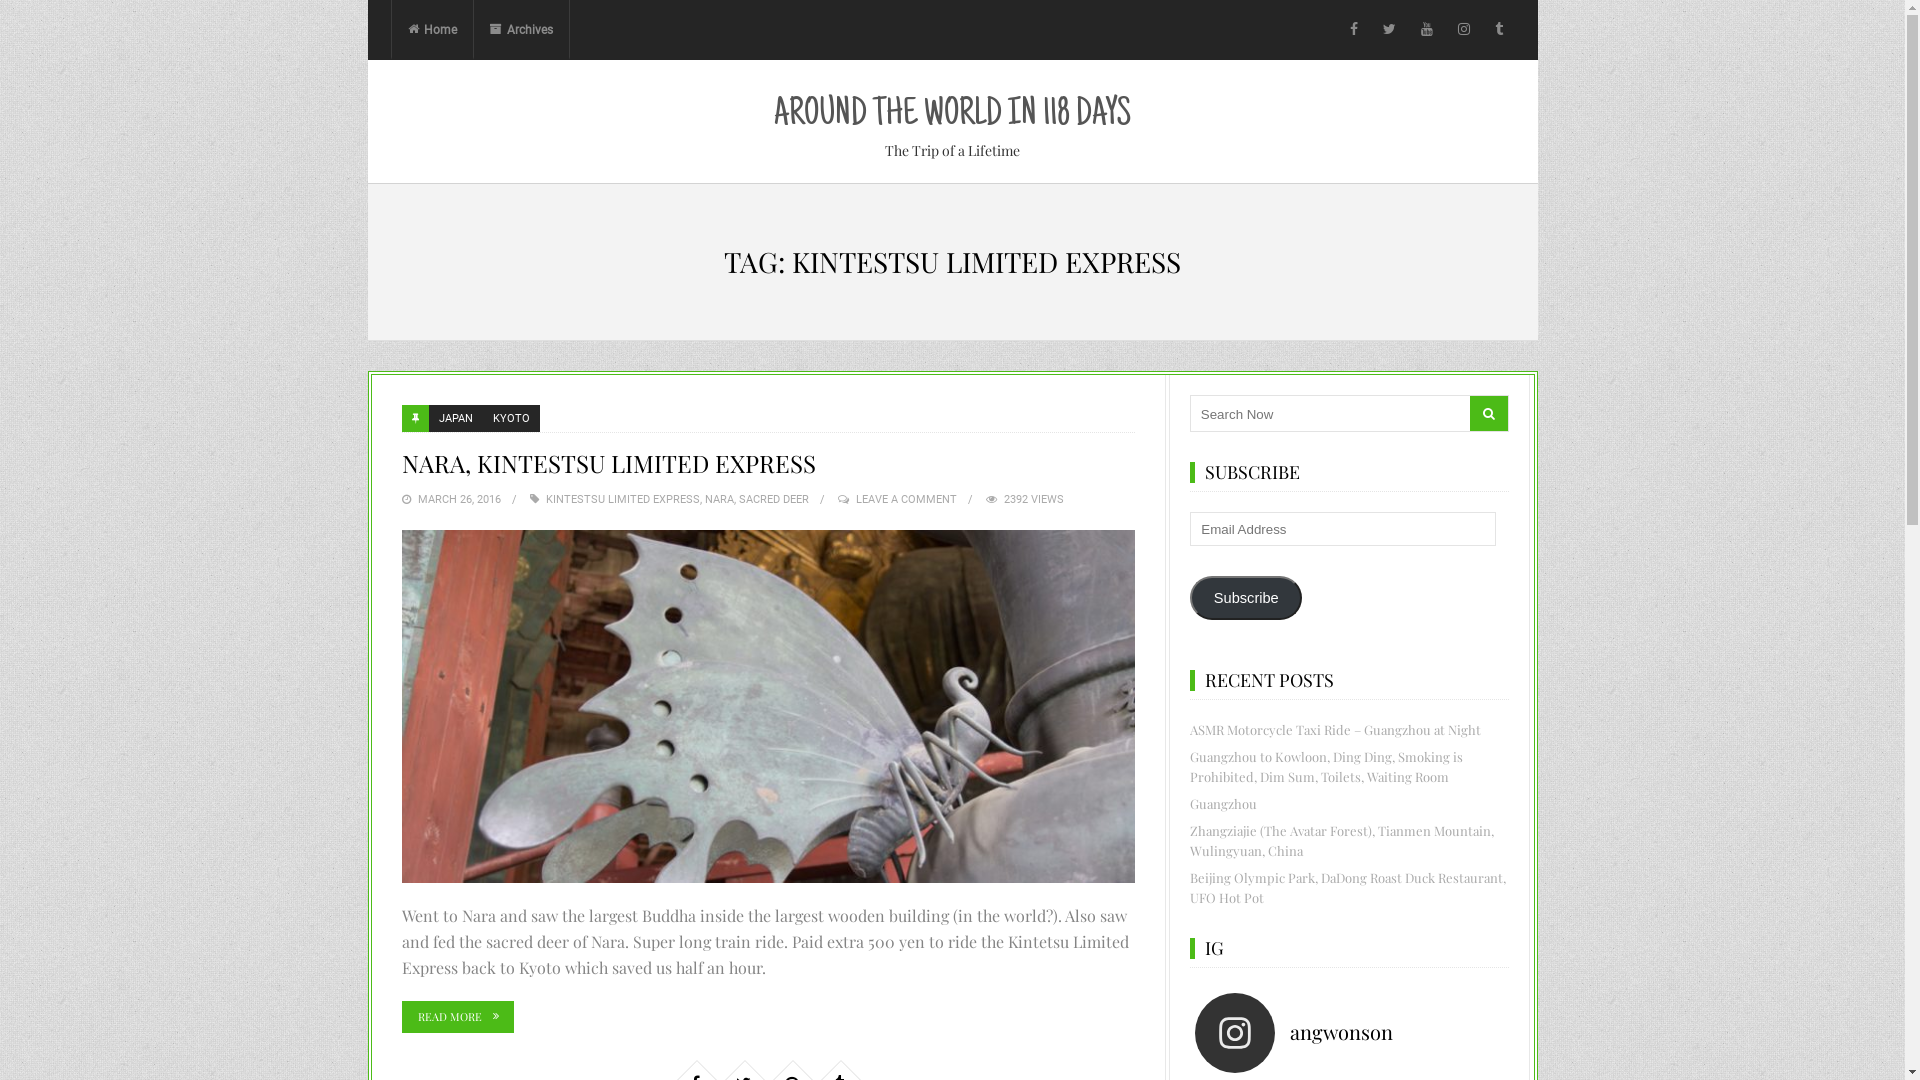  I want to click on 'Guangzhou', so click(1222, 802).